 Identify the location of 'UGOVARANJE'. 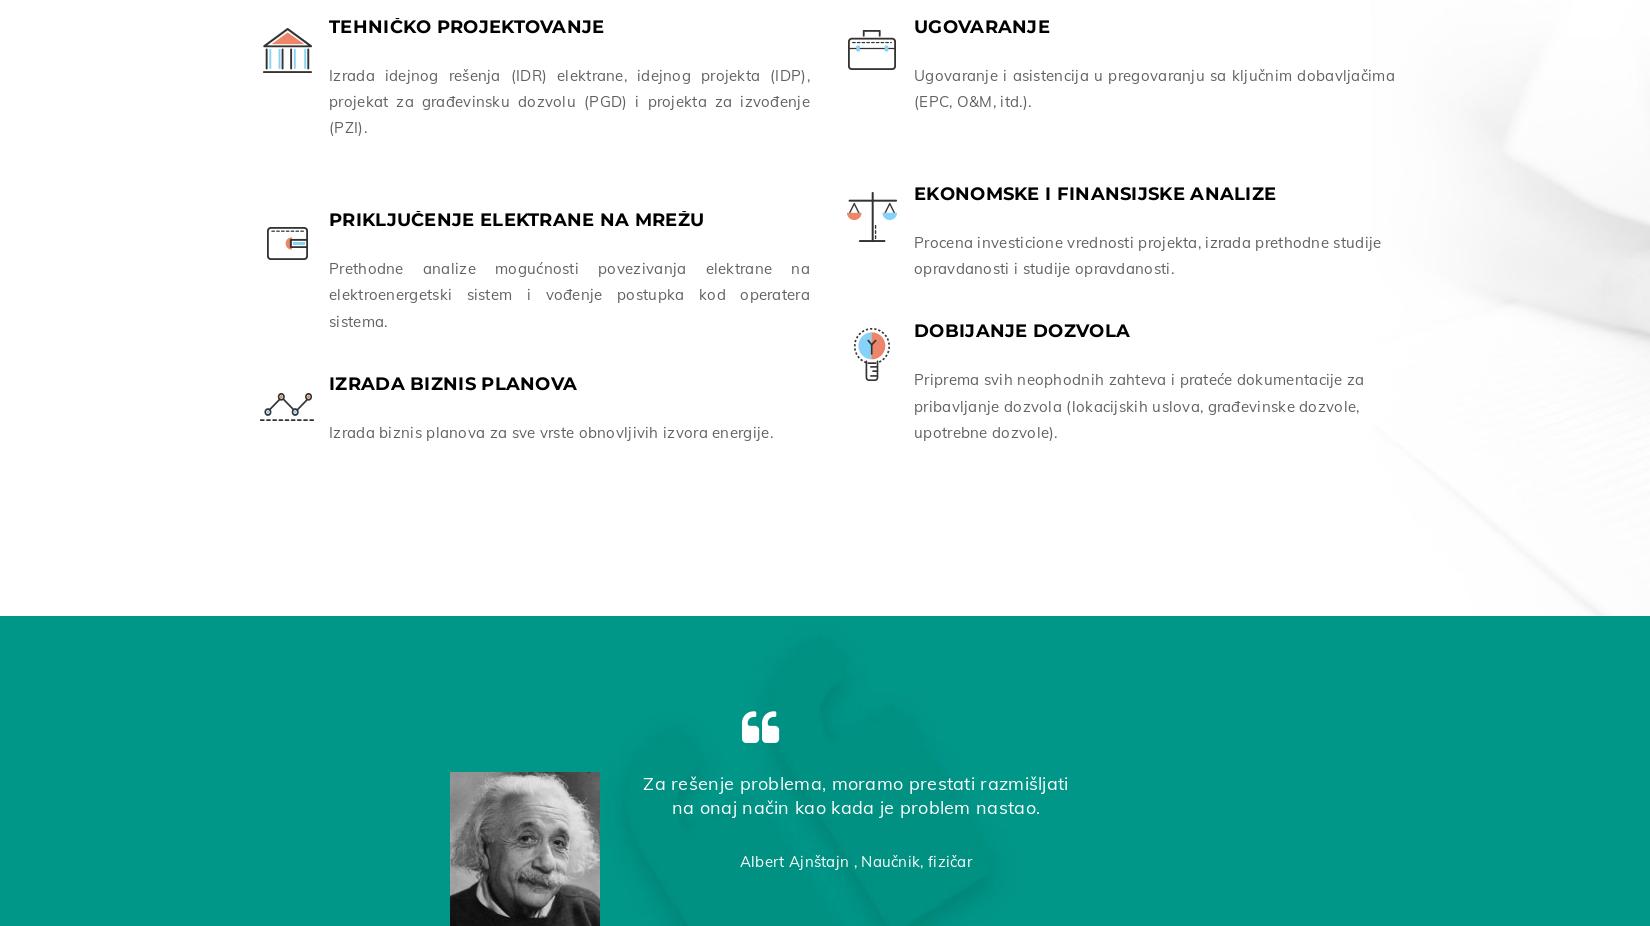
(982, 21).